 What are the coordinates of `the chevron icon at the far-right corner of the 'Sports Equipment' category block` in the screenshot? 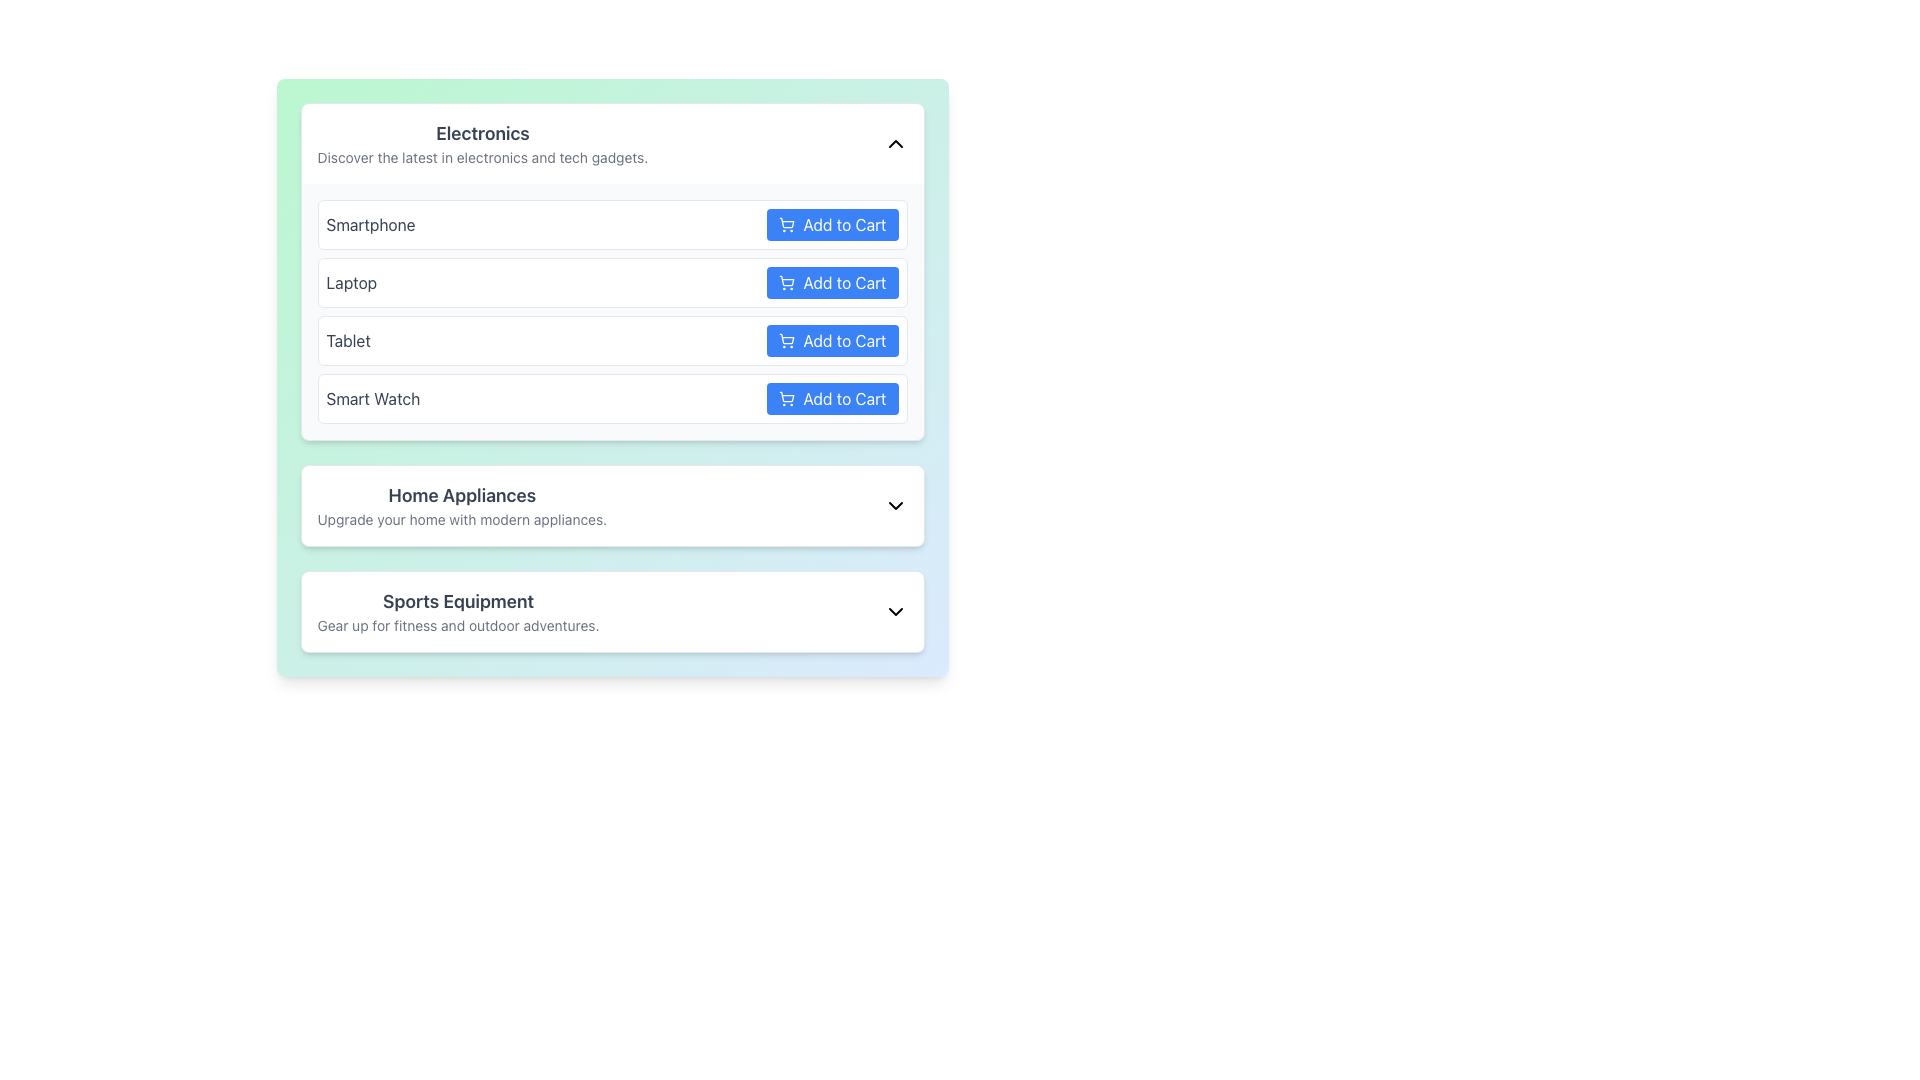 It's located at (894, 611).